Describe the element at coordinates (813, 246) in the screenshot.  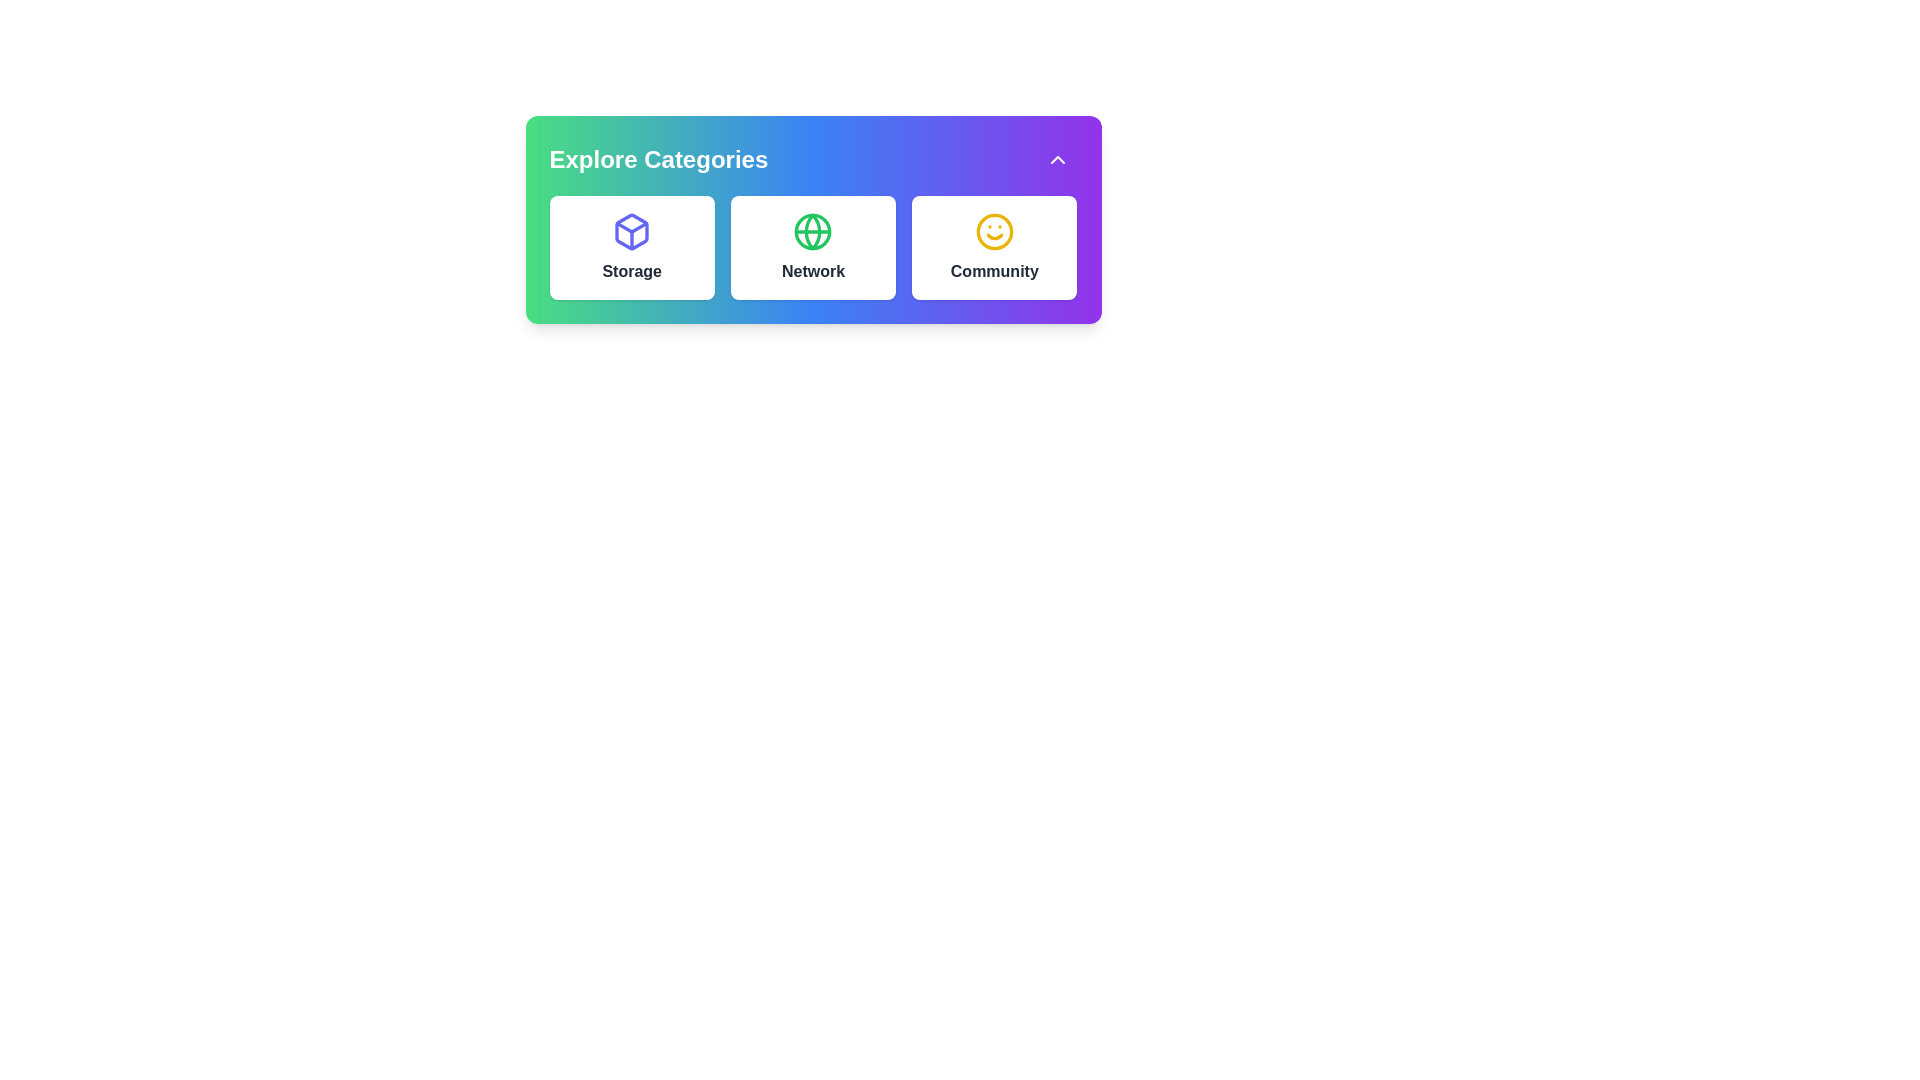
I see `the 'Network' card element, which is styled with a white background, rounded corners, and a shadow effect, located in the 'Explore Categories' section` at that location.